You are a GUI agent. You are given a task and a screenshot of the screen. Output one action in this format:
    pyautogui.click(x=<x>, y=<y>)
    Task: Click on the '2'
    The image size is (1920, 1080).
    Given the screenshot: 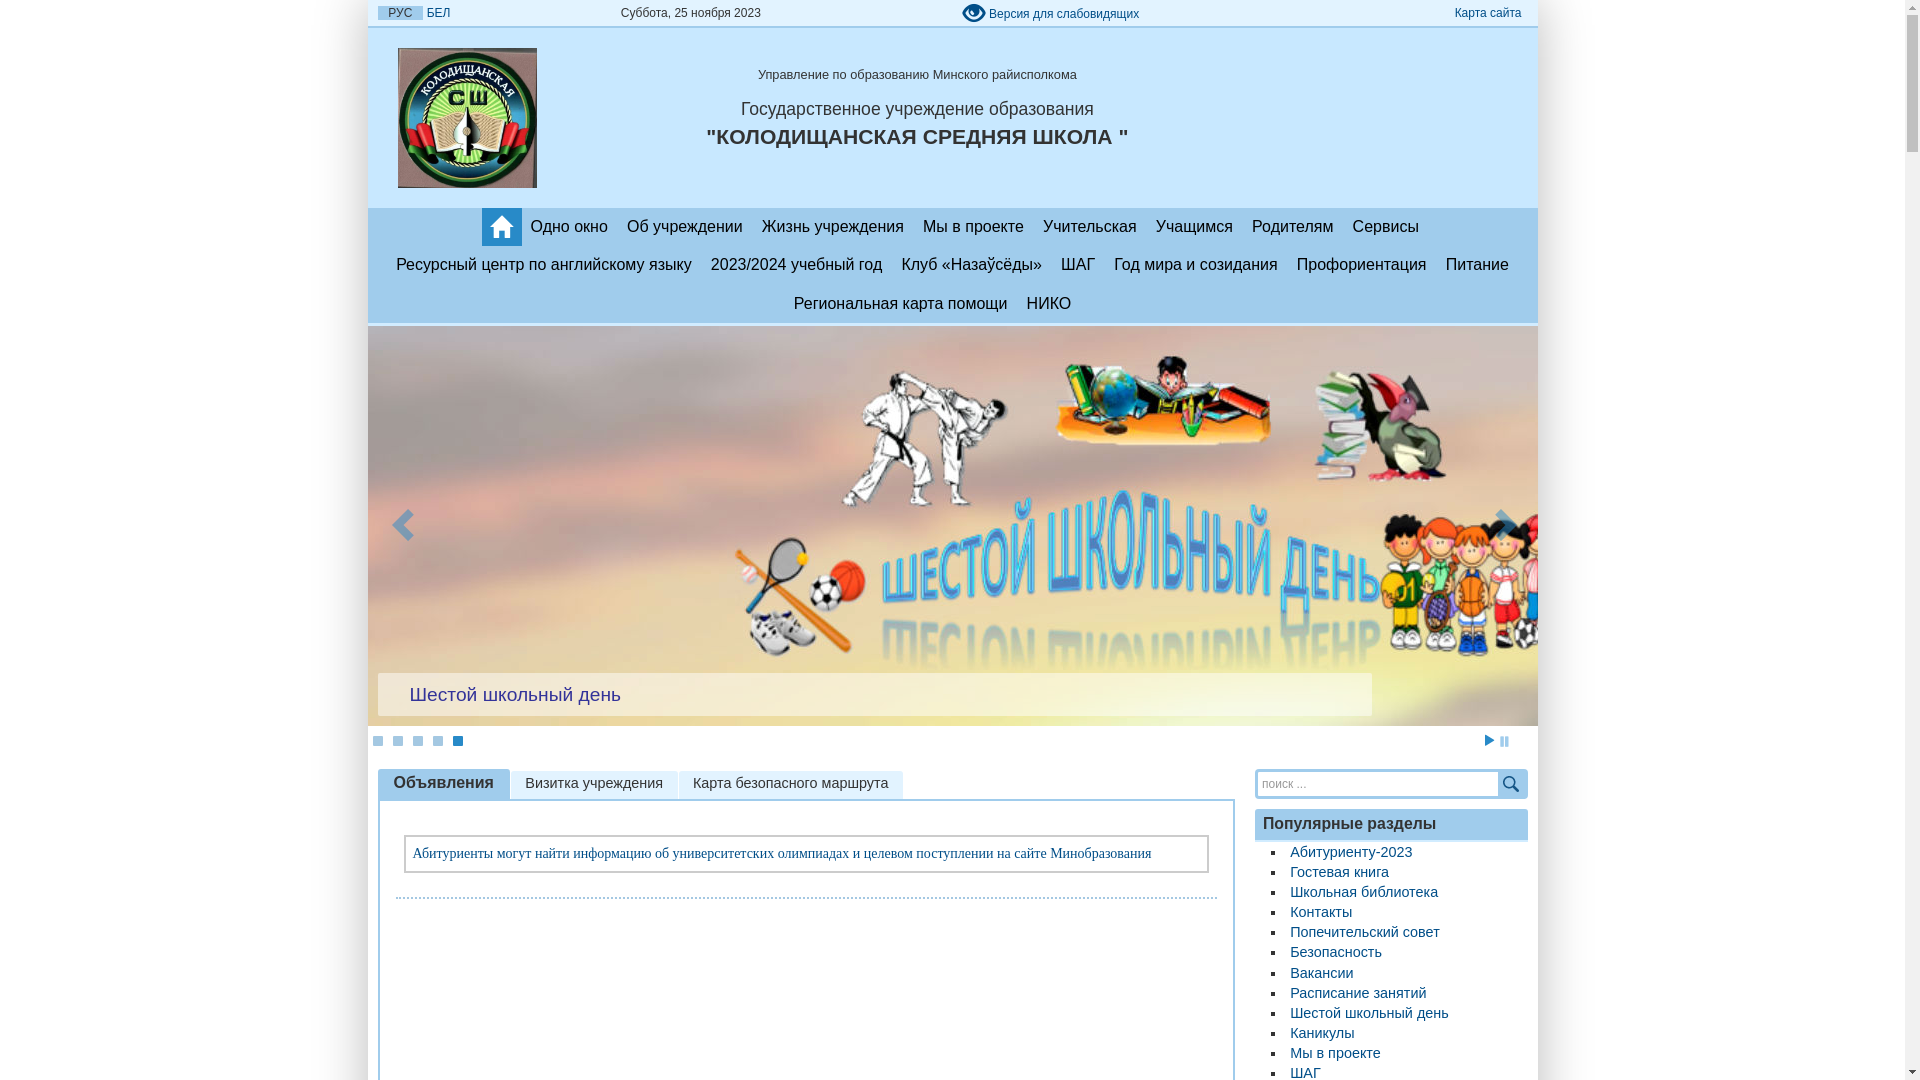 What is the action you would take?
    pyautogui.click(x=397, y=740)
    